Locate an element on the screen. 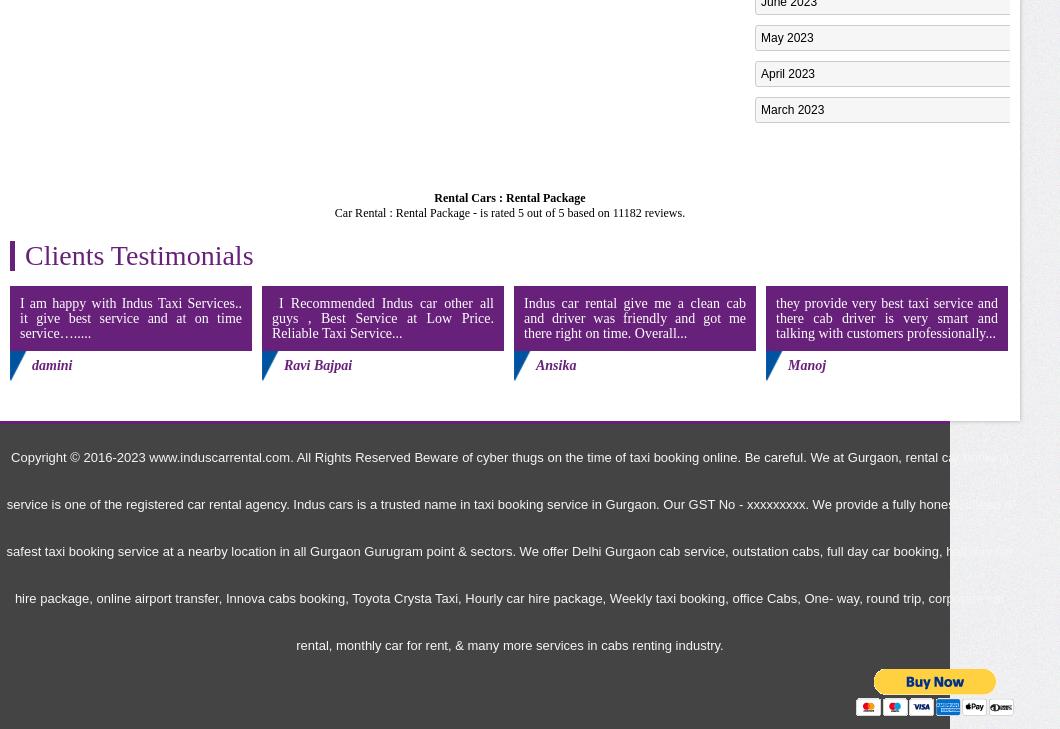 This screenshot has width=1060, height=729. '#24 Hrs Manesar Car Rentals#' is located at coordinates (843, 123).